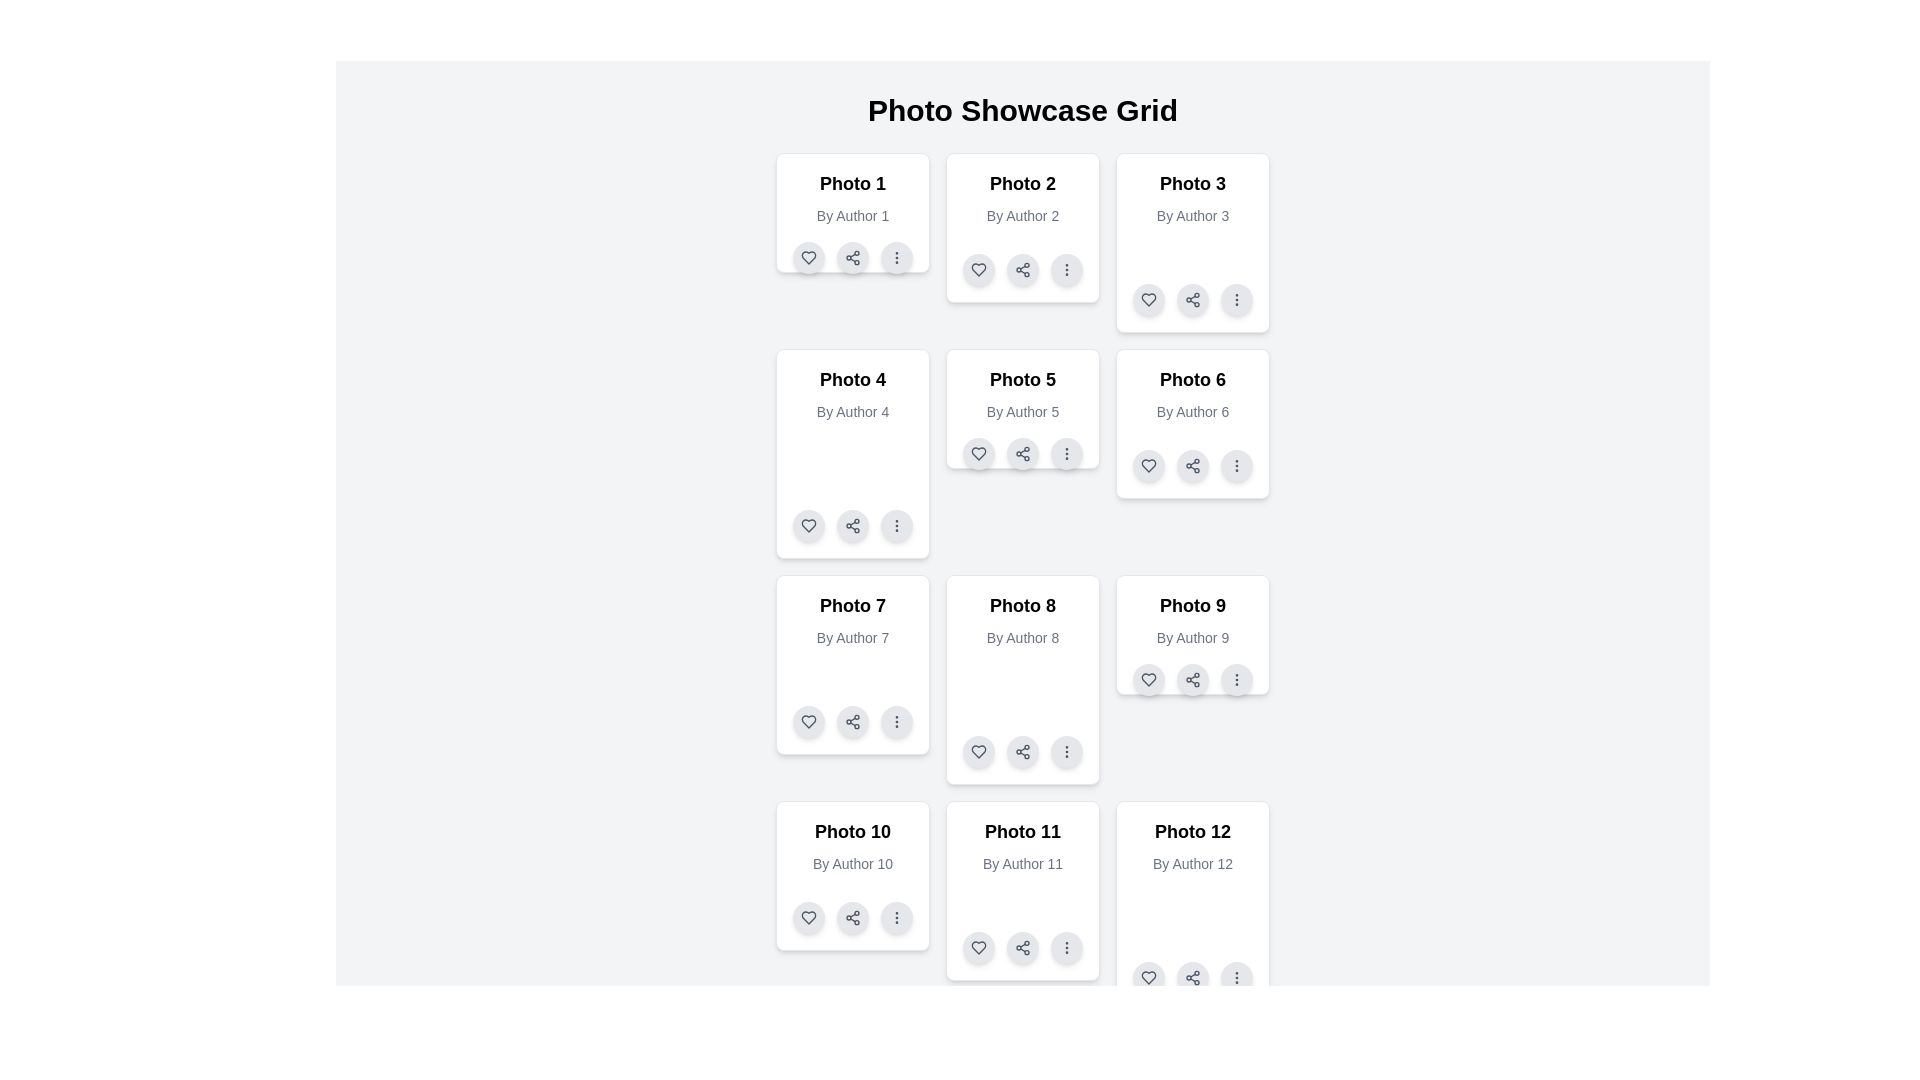 Image resolution: width=1920 pixels, height=1080 pixels. Describe the element at coordinates (1193, 832) in the screenshot. I see `the Text label displaying 'Photo 12', which is styled with black bold text and is located within a card that features the text 'By Author 12' below it` at that location.